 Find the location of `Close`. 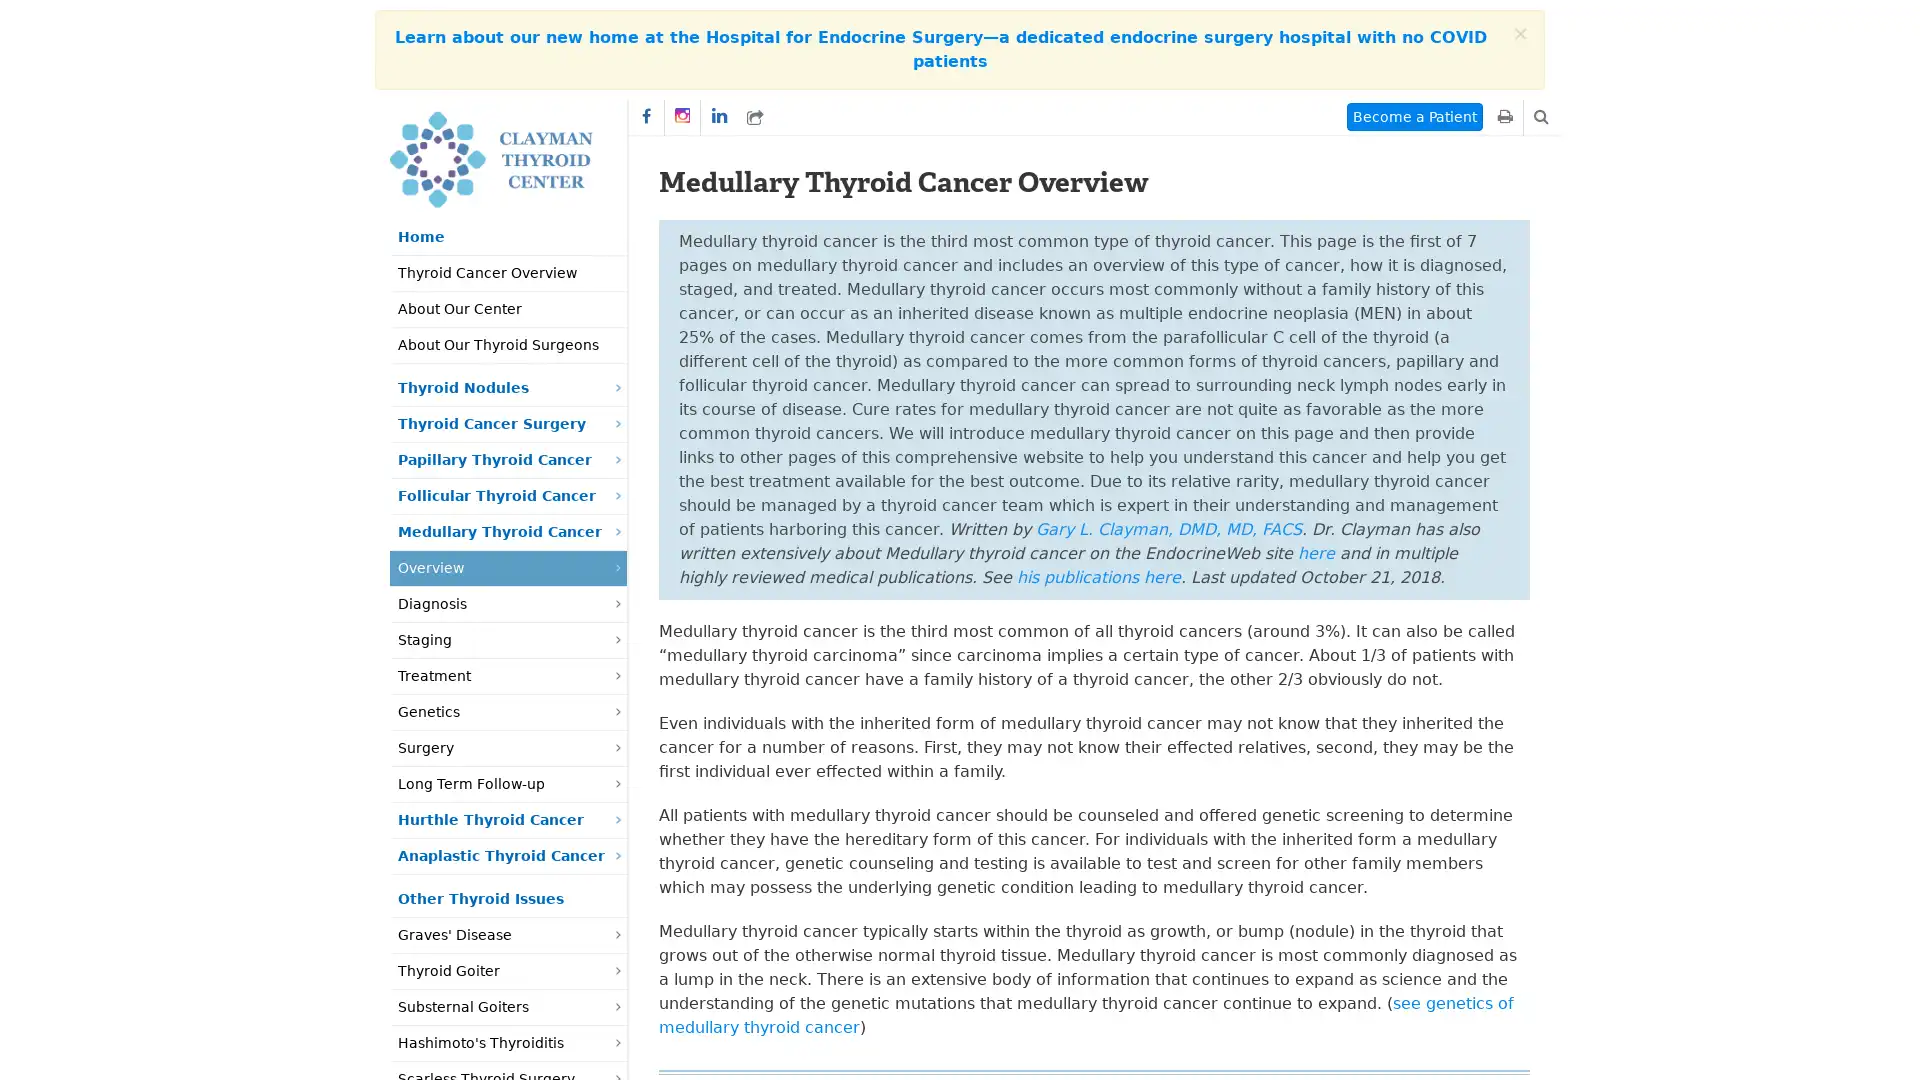

Close is located at coordinates (1520, 34).